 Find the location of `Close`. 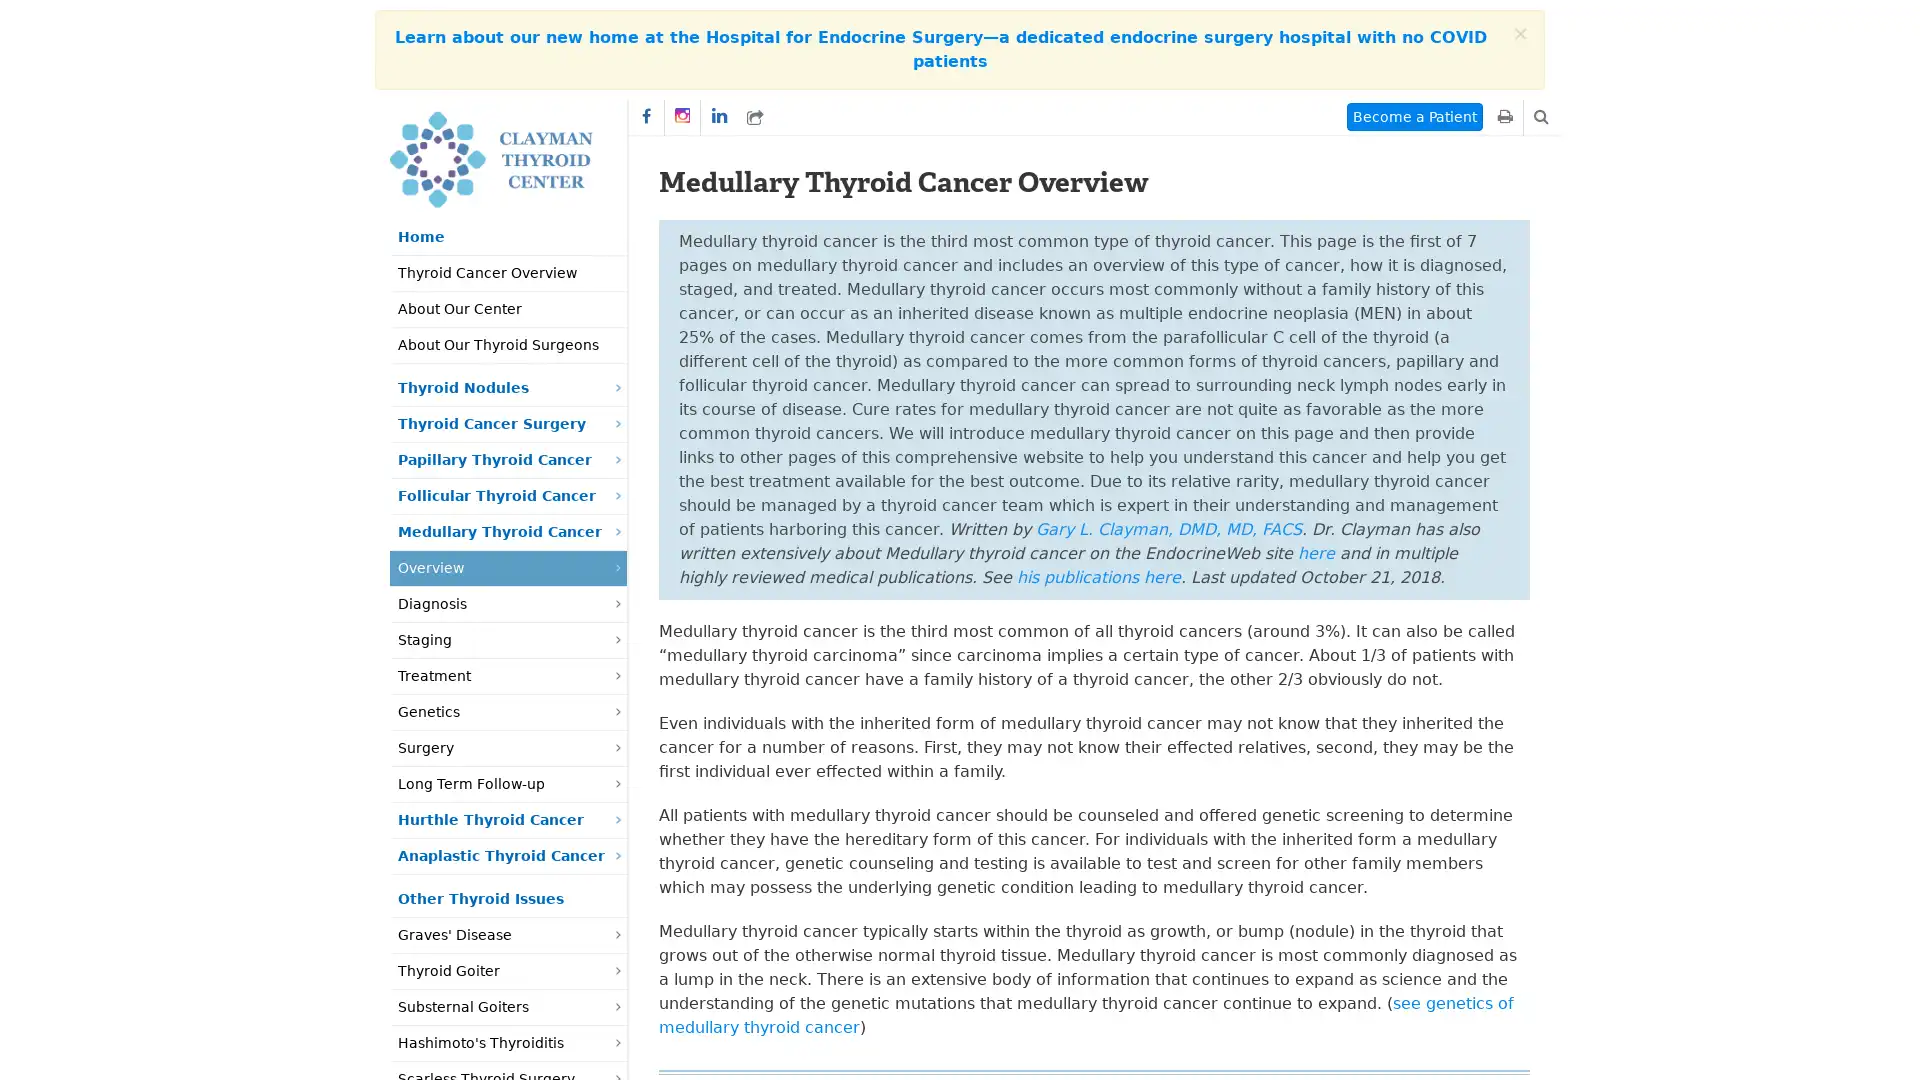

Close is located at coordinates (1520, 34).